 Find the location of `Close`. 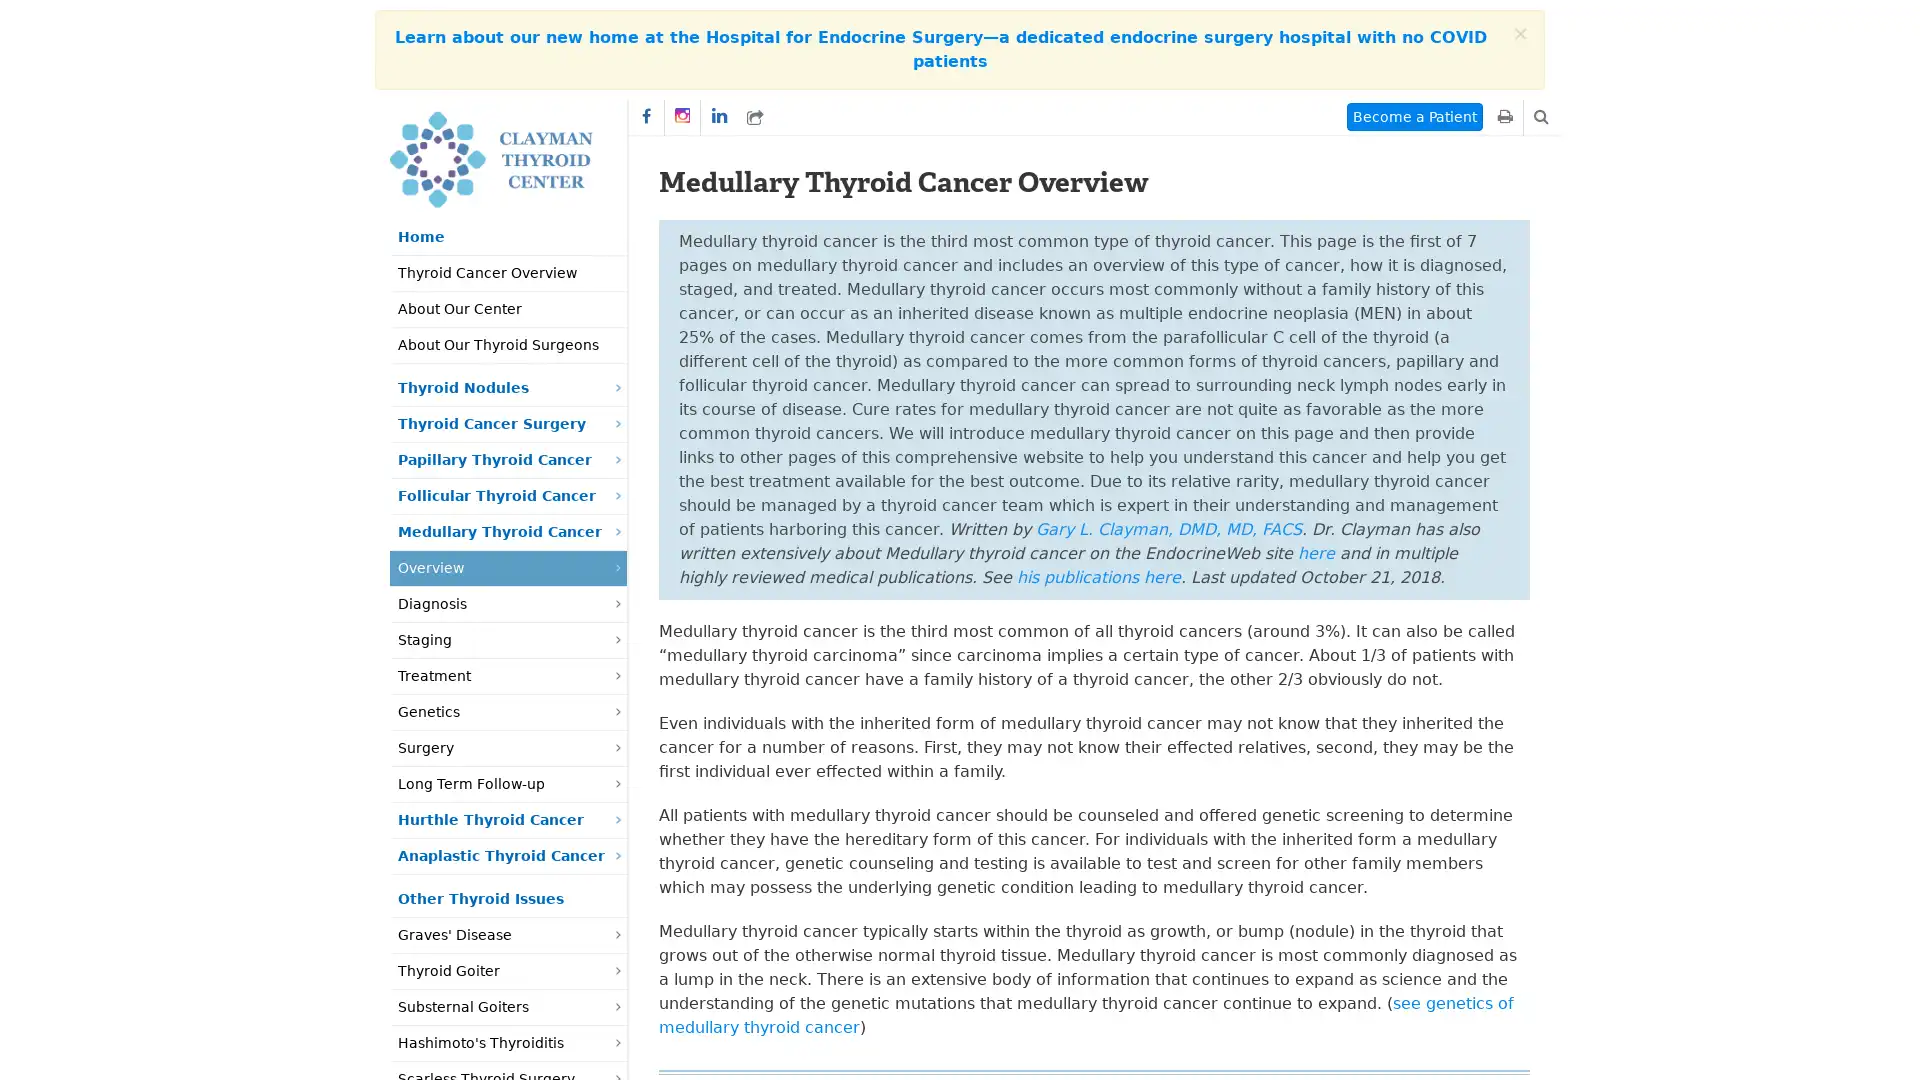

Close is located at coordinates (1520, 34).